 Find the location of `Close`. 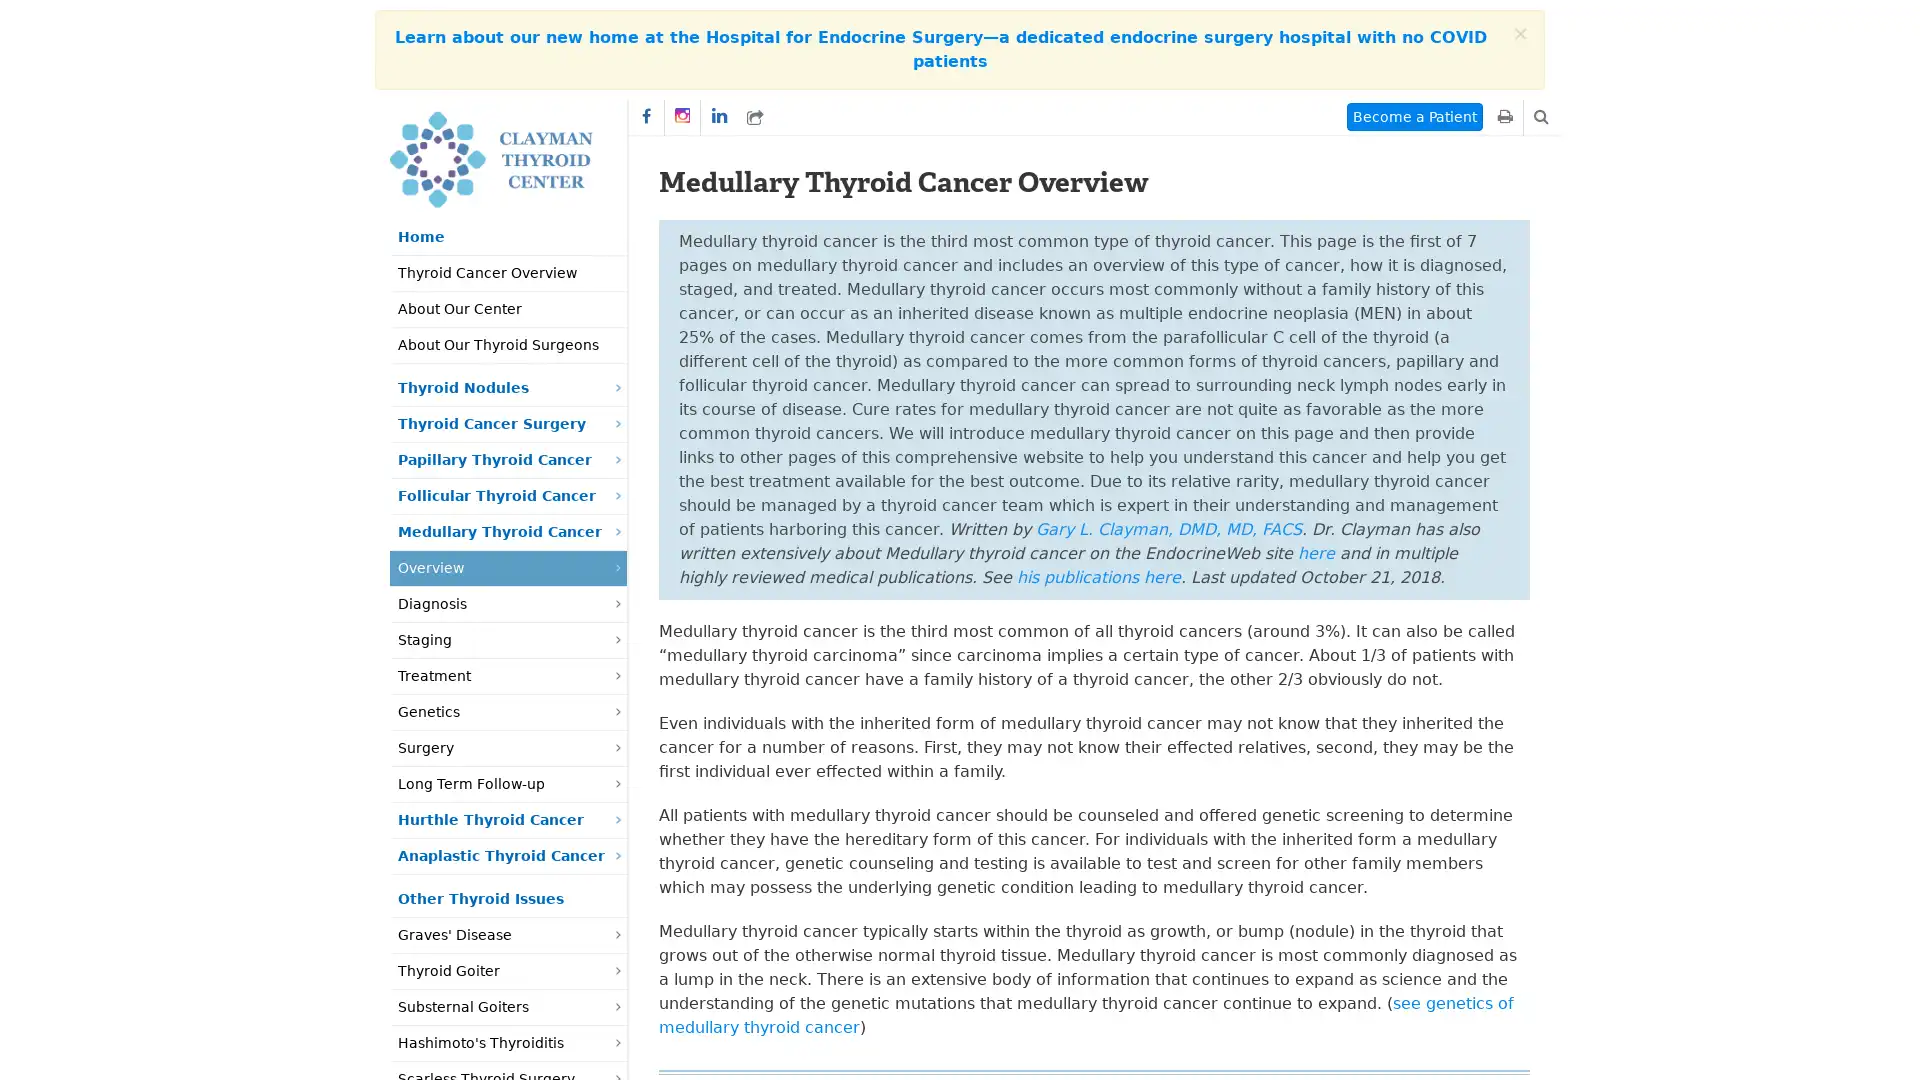

Close is located at coordinates (1520, 34).